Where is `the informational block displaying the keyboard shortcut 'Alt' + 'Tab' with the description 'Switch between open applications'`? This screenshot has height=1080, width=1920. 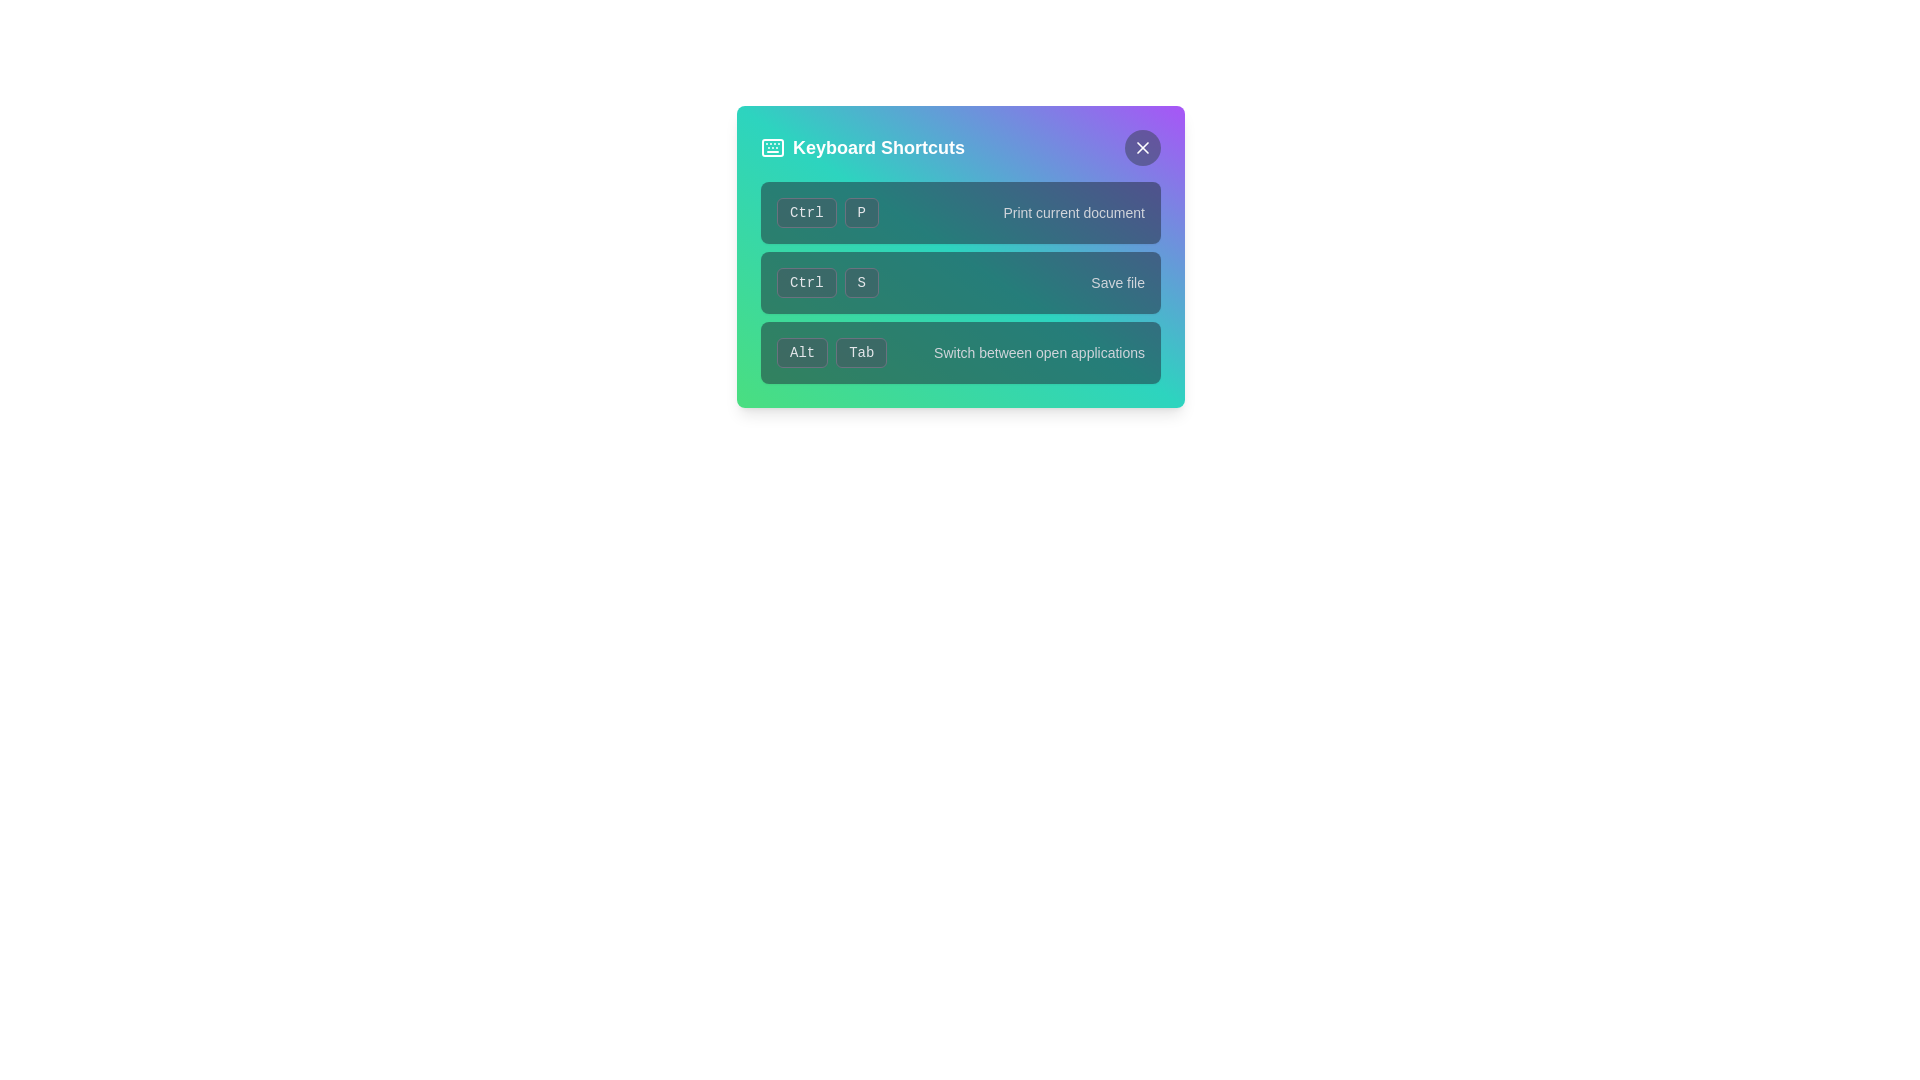
the informational block displaying the keyboard shortcut 'Alt' + 'Tab' with the description 'Switch between open applications' is located at coordinates (960, 352).